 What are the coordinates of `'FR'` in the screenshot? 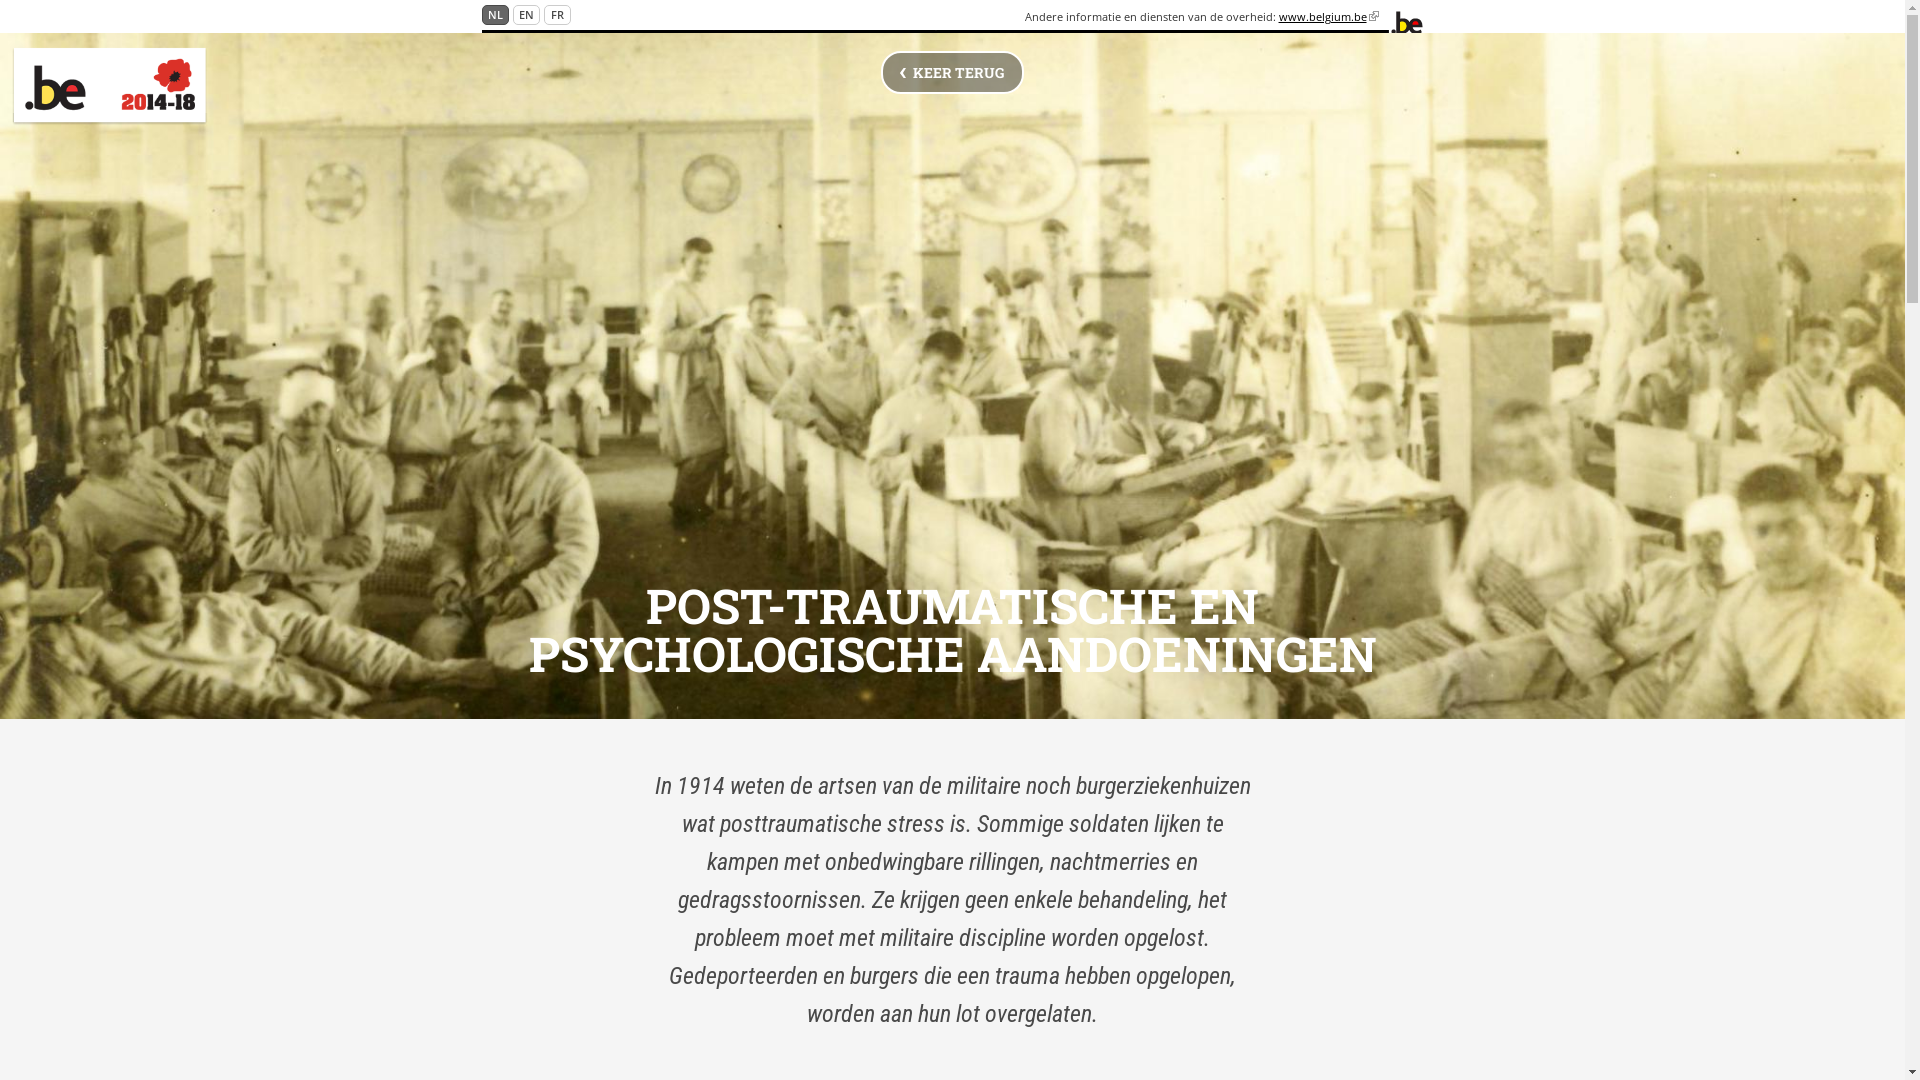 It's located at (543, 15).